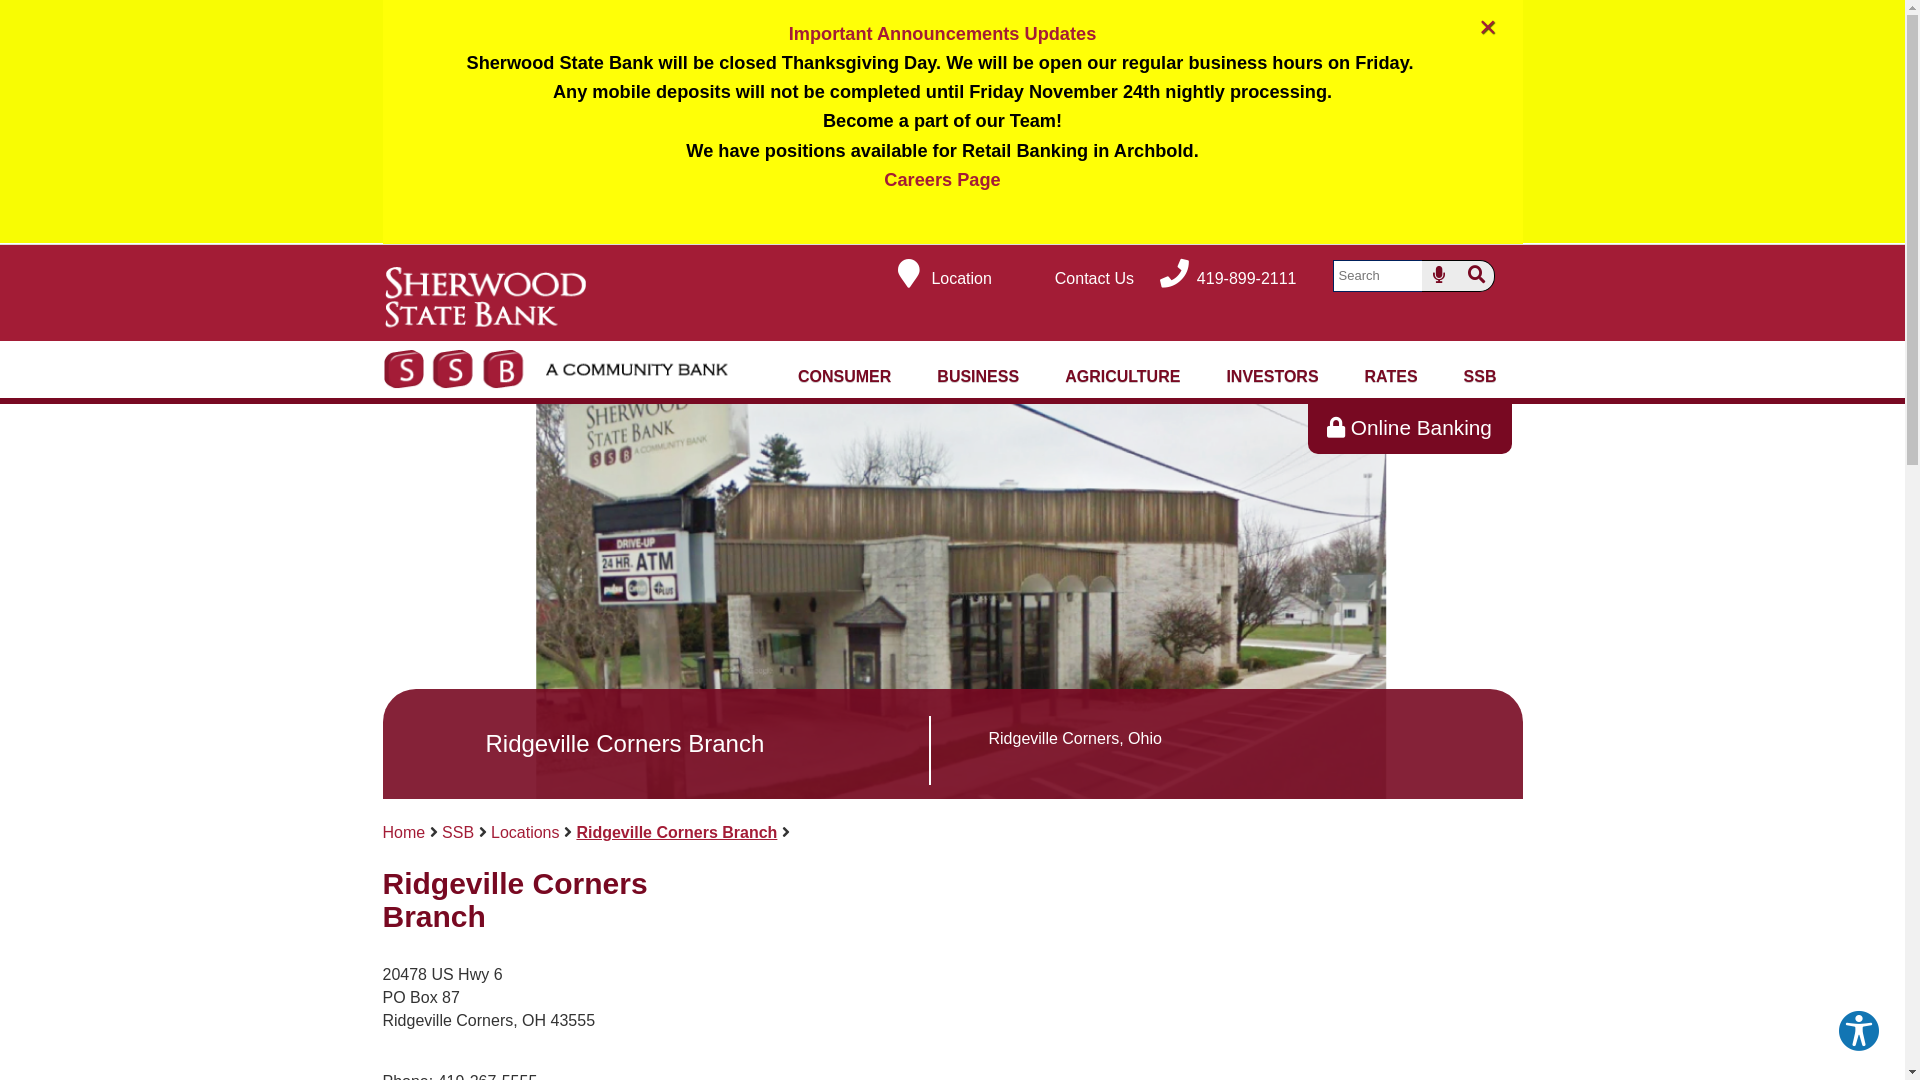 This screenshot has width=1920, height=1080. What do you see at coordinates (1013, 278) in the screenshot?
I see `'Contact Us'` at bounding box center [1013, 278].